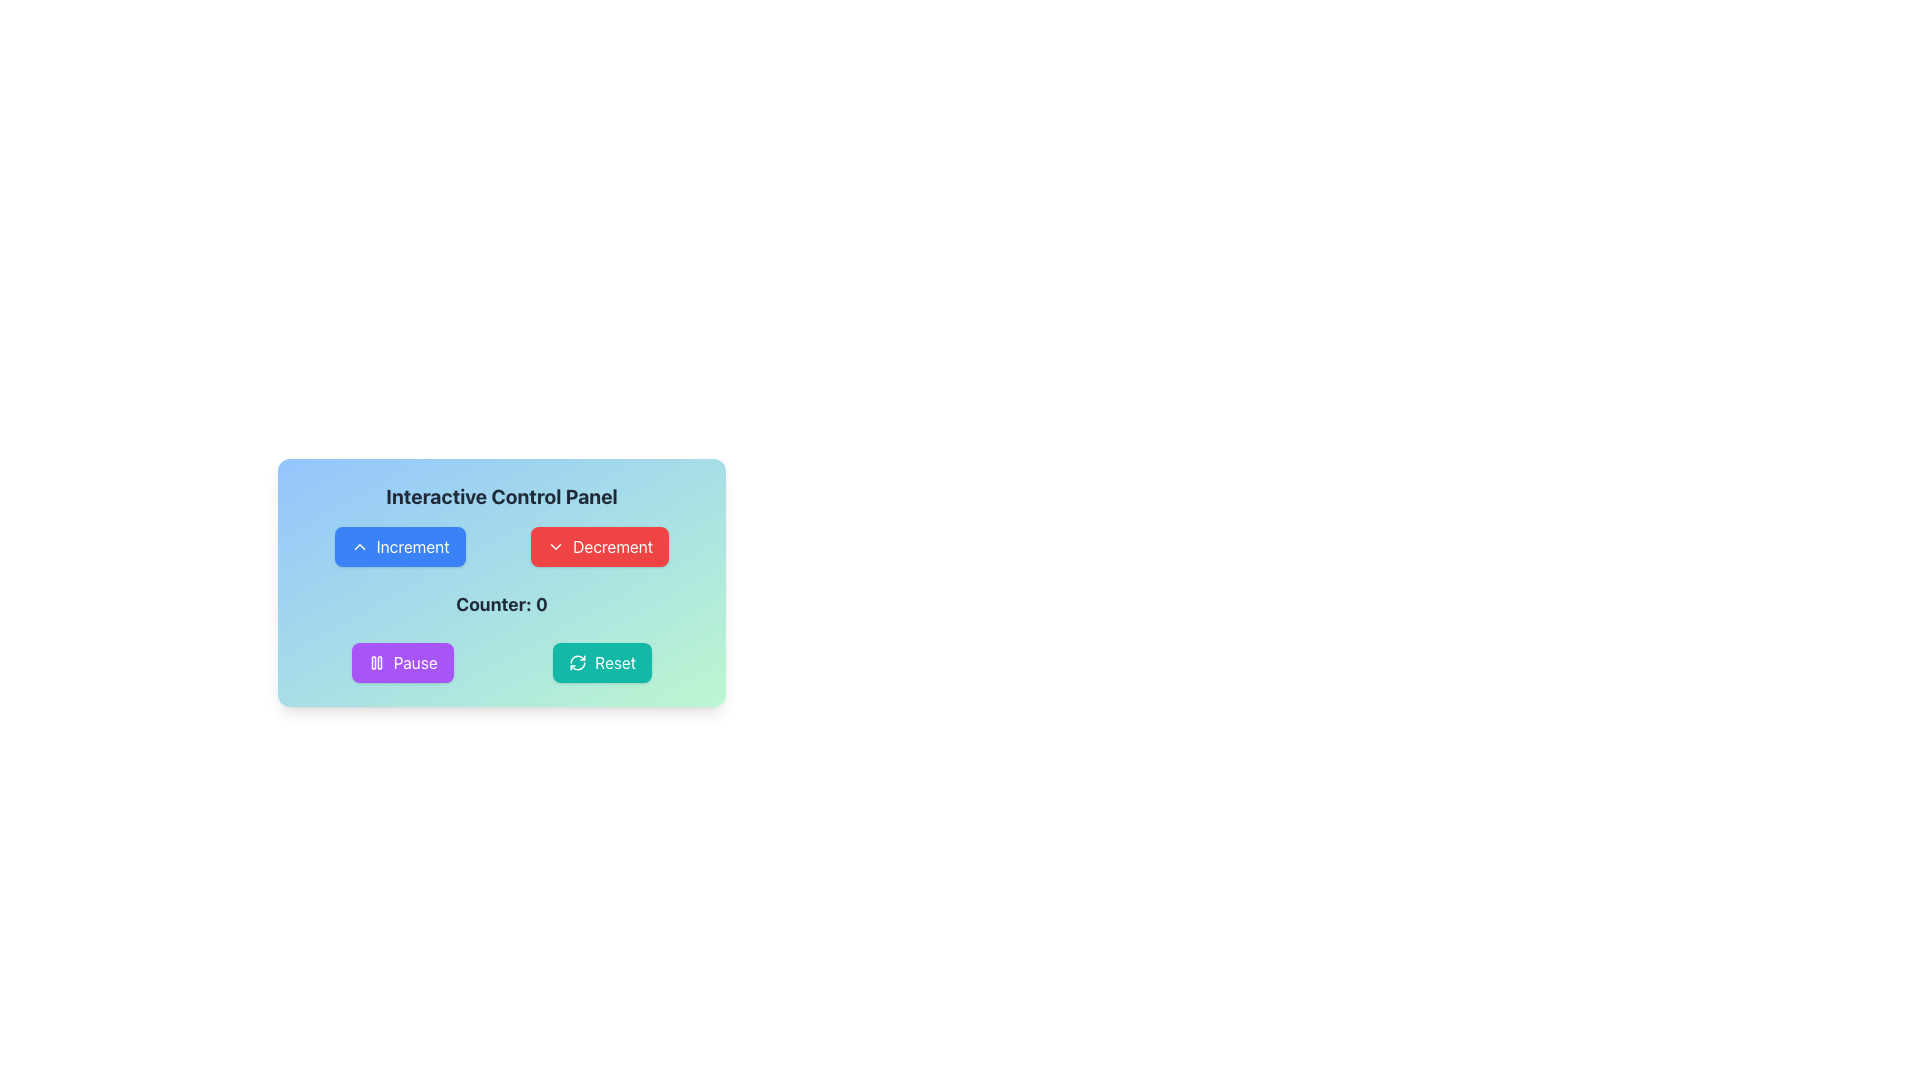 This screenshot has height=1080, width=1920. I want to click on the prominent red 'Decrement' button featuring white text and a downward arrow icon, located to the right of the blue 'Increment' button, so click(599, 547).